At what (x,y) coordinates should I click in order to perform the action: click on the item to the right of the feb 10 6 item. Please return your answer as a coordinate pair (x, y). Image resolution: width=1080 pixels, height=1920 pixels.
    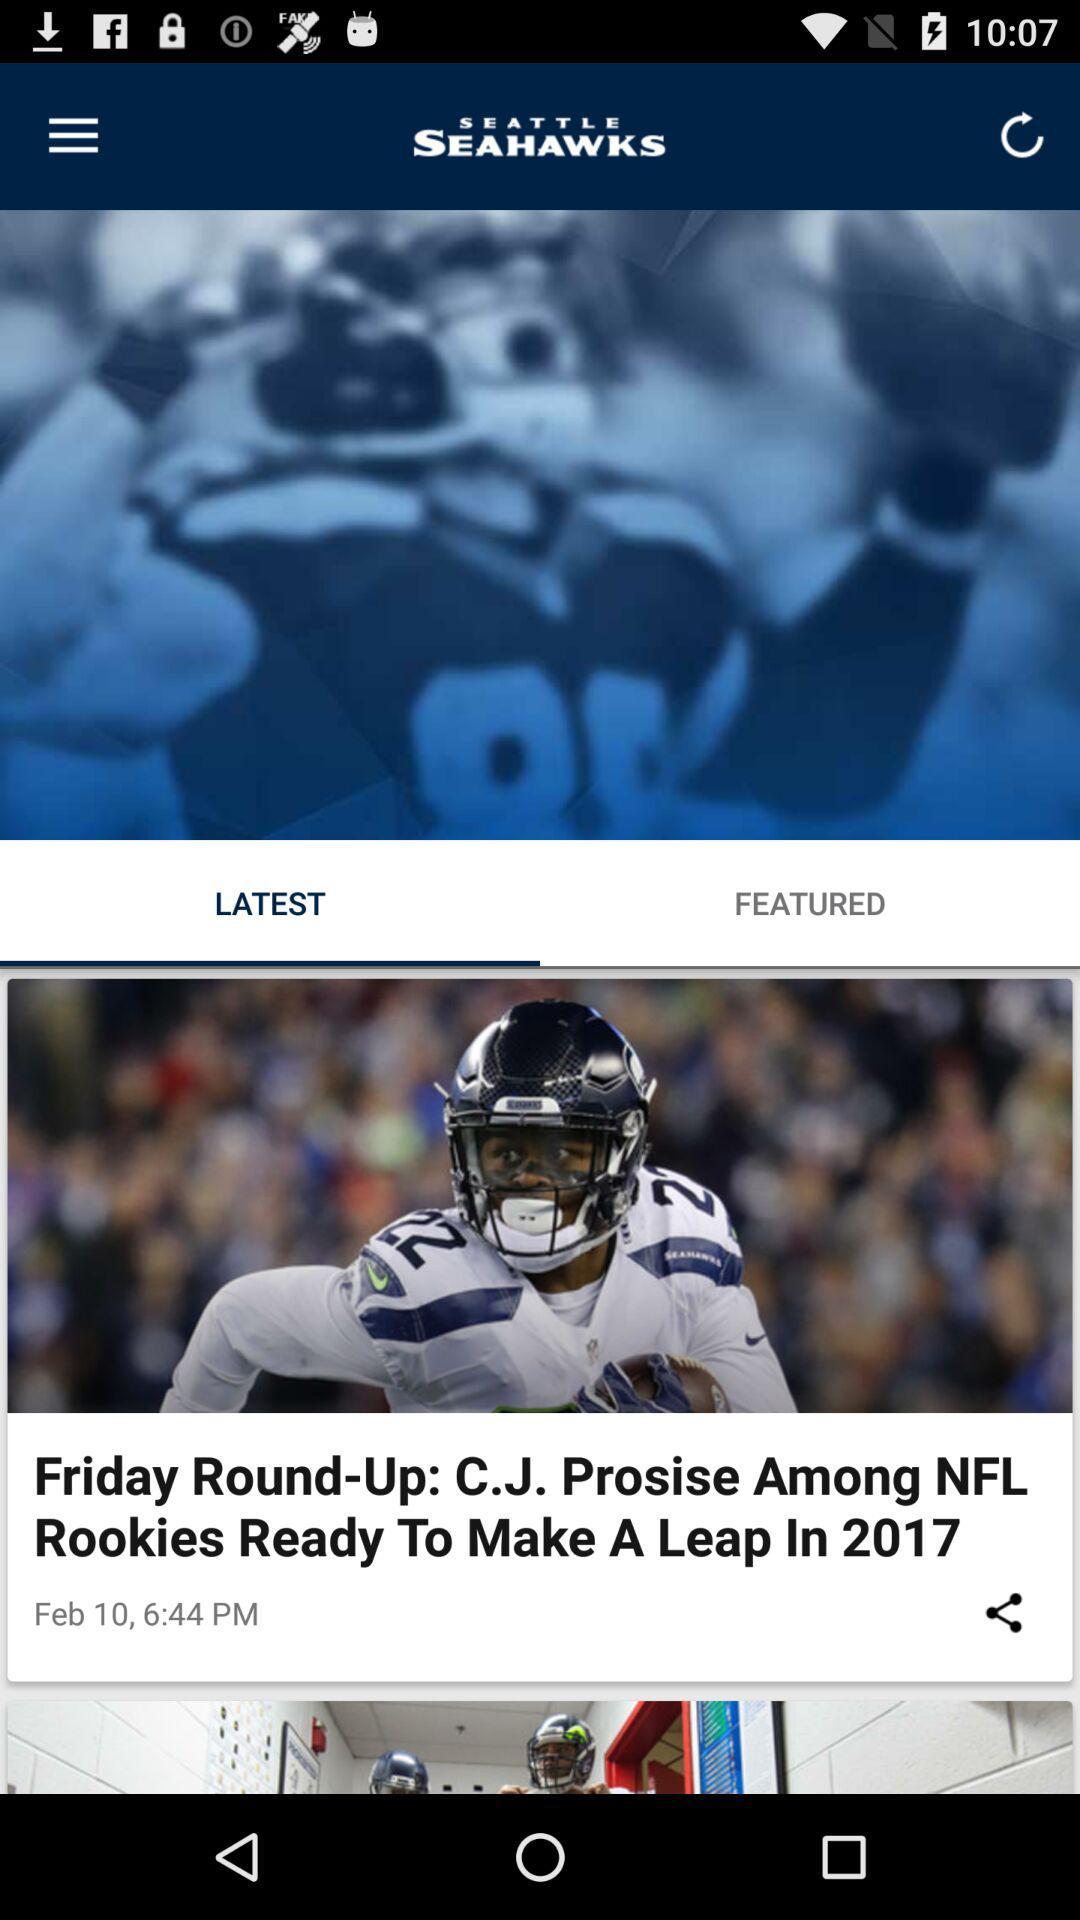
    Looking at the image, I should click on (1003, 1612).